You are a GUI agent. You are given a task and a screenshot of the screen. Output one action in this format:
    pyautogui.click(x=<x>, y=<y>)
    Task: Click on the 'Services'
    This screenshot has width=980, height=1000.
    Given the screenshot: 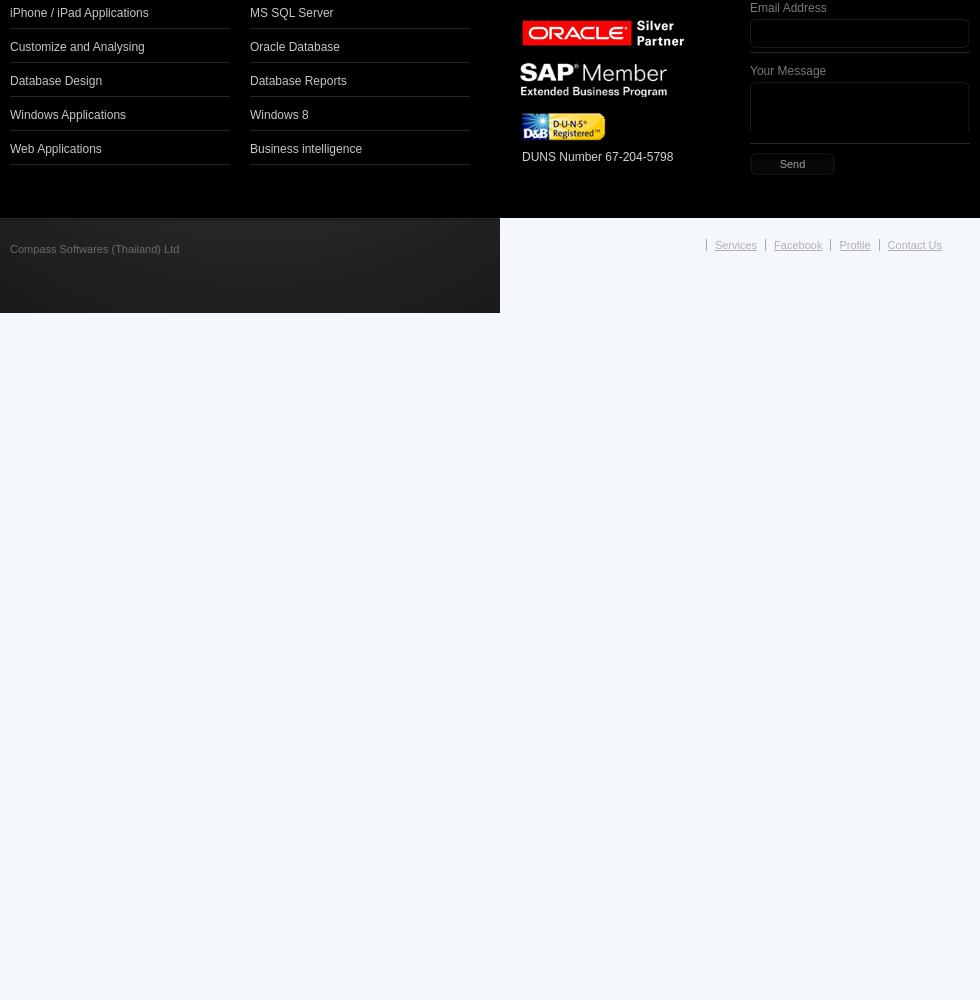 What is the action you would take?
    pyautogui.click(x=714, y=243)
    